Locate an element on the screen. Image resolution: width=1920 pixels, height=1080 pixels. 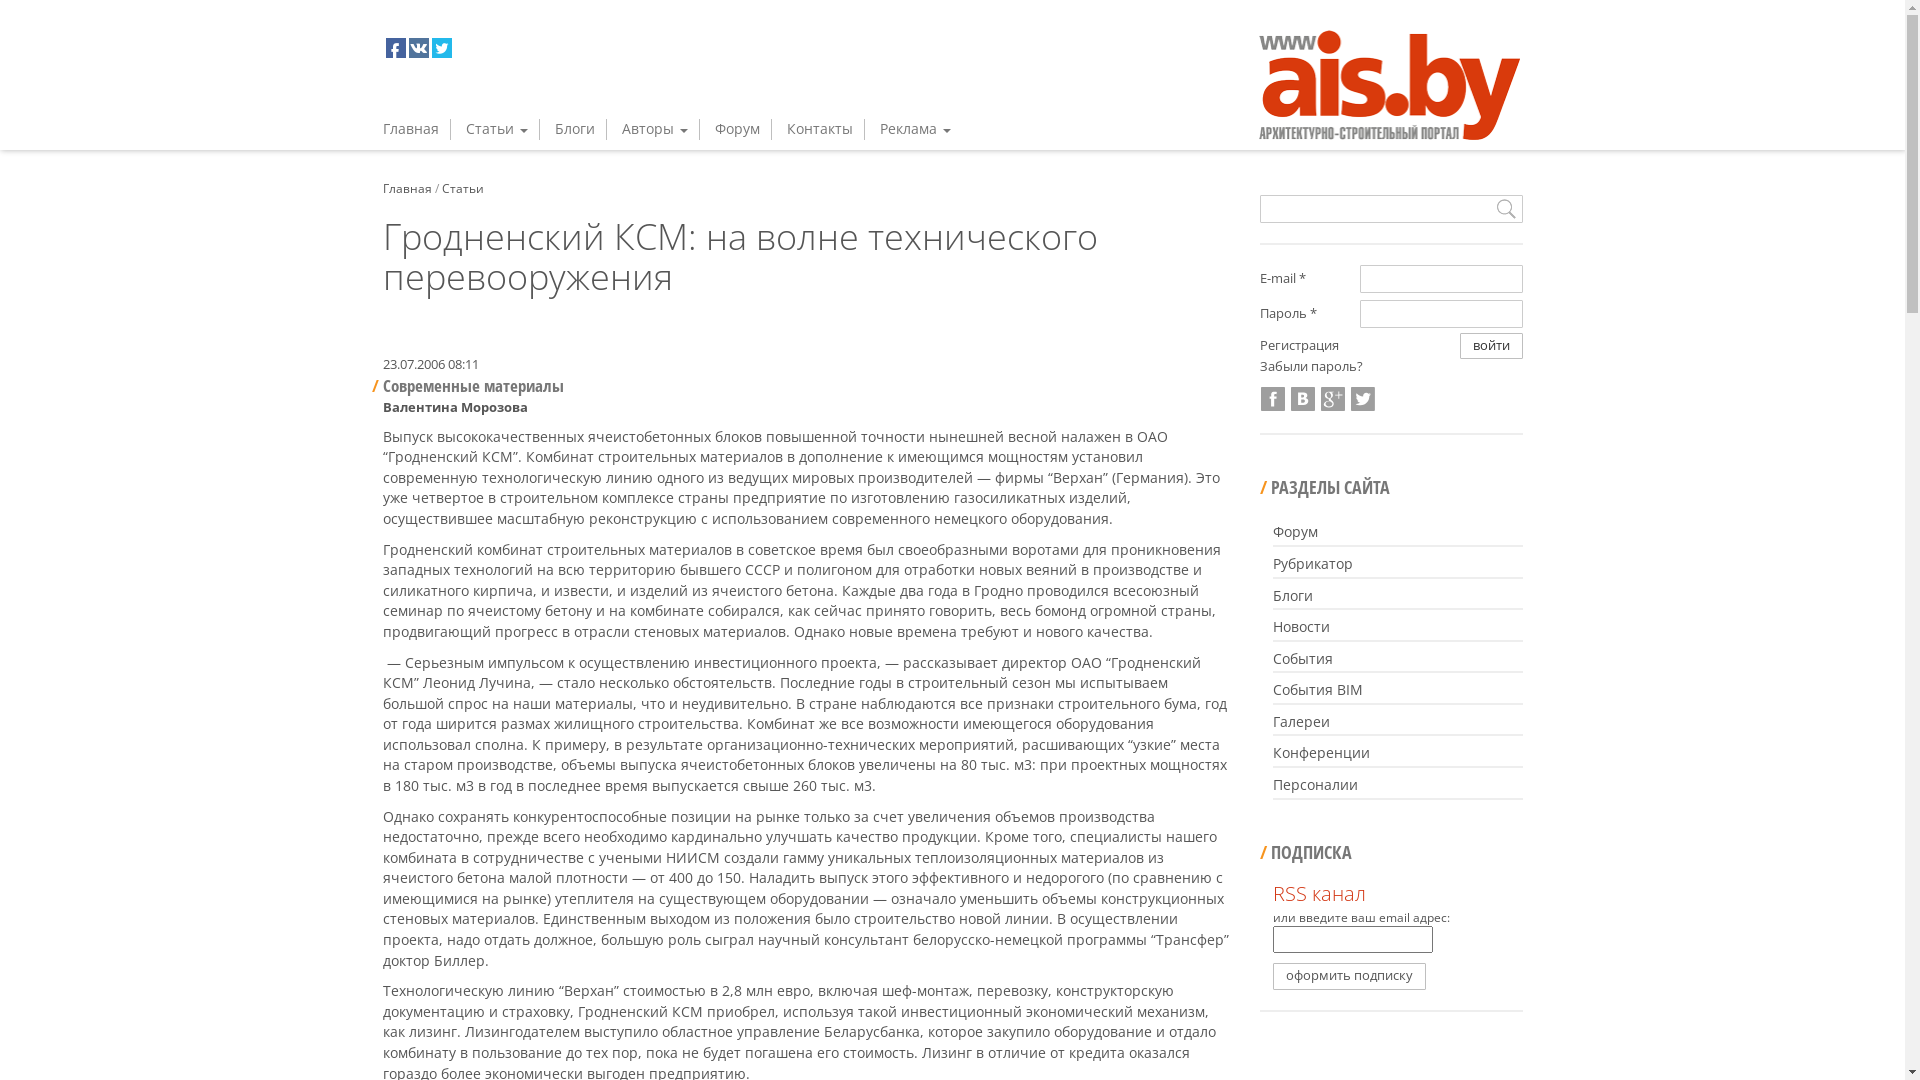
'Twitter' is located at coordinates (1362, 398).